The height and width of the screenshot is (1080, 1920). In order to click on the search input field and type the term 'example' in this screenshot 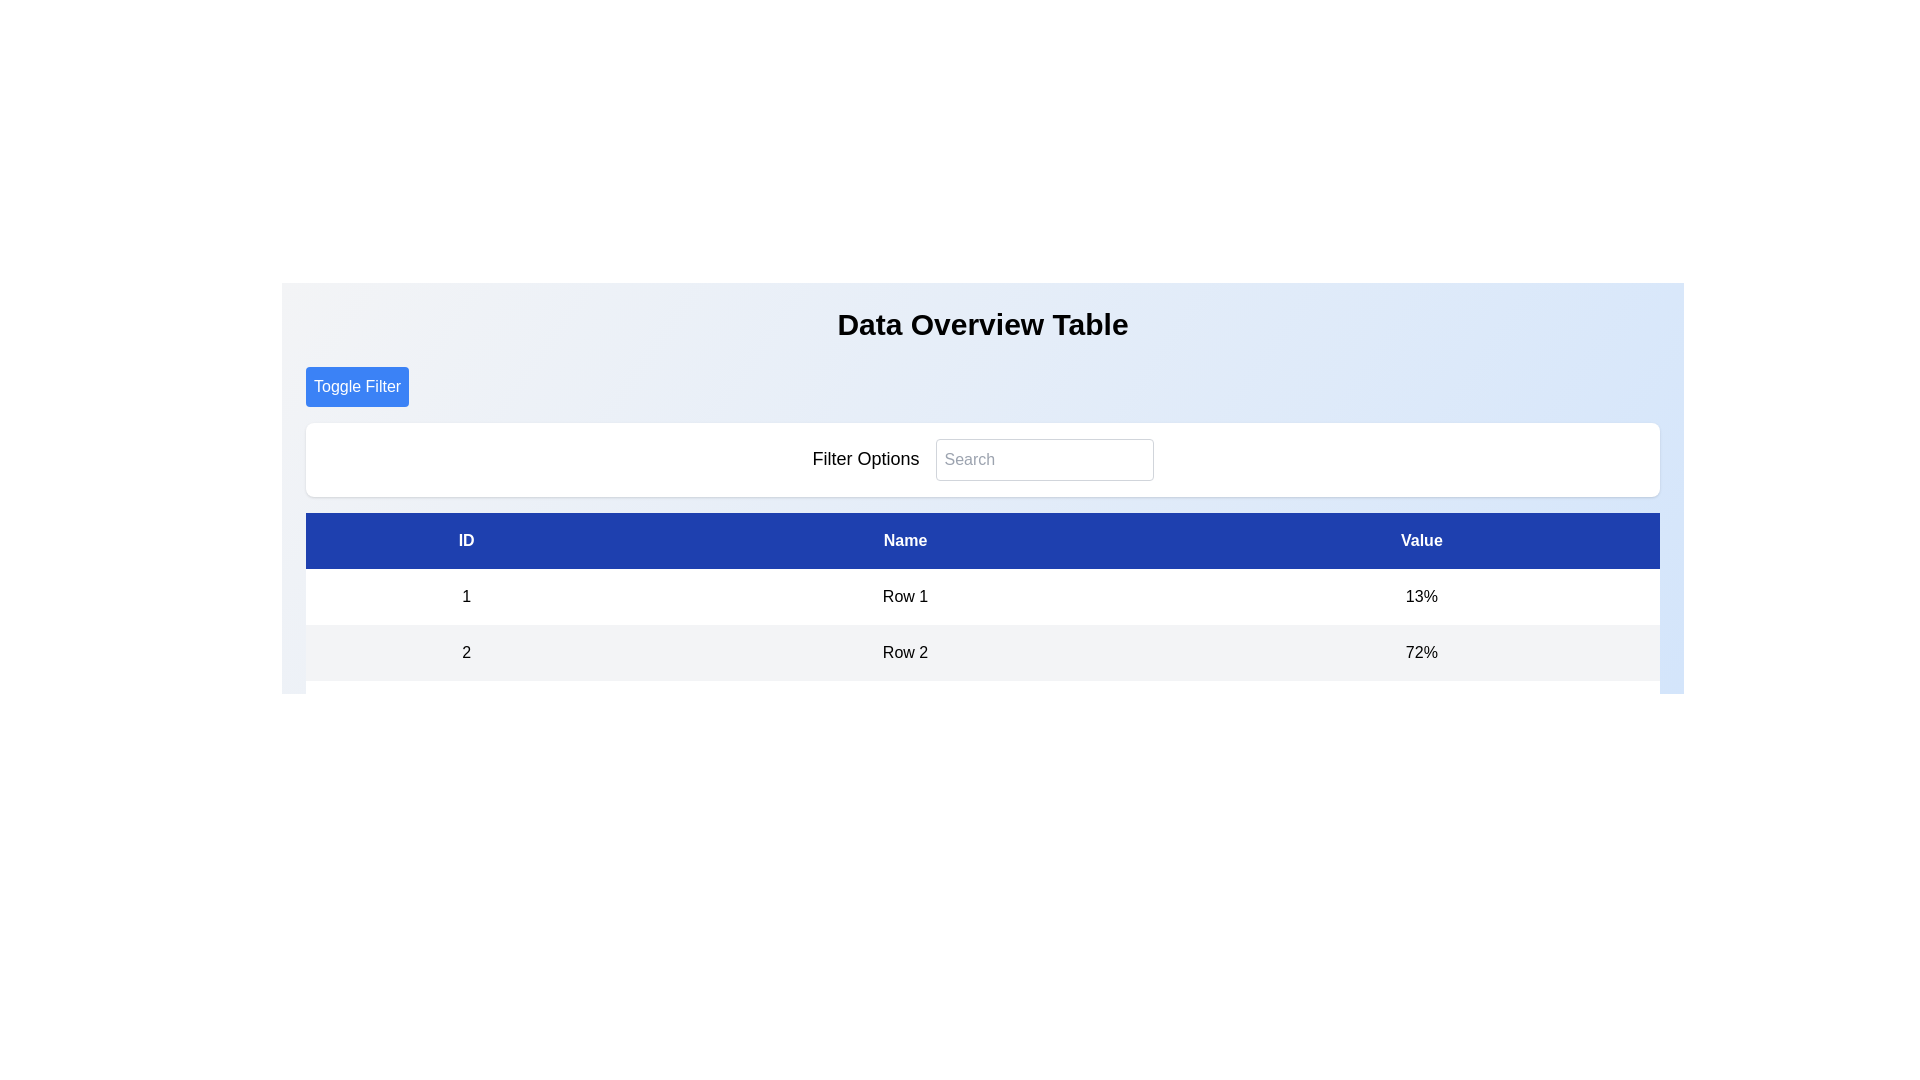, I will do `click(1042, 459)`.